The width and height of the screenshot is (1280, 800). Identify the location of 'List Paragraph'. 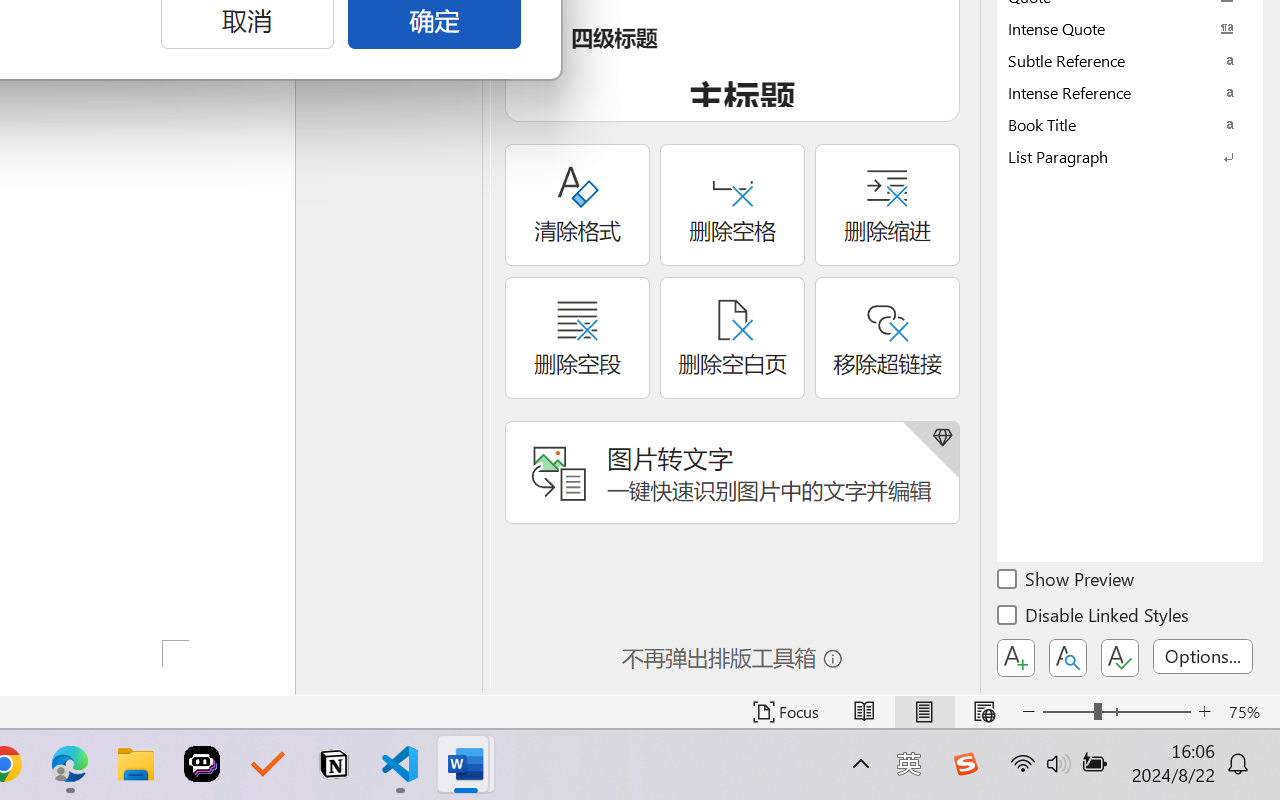
(1130, 156).